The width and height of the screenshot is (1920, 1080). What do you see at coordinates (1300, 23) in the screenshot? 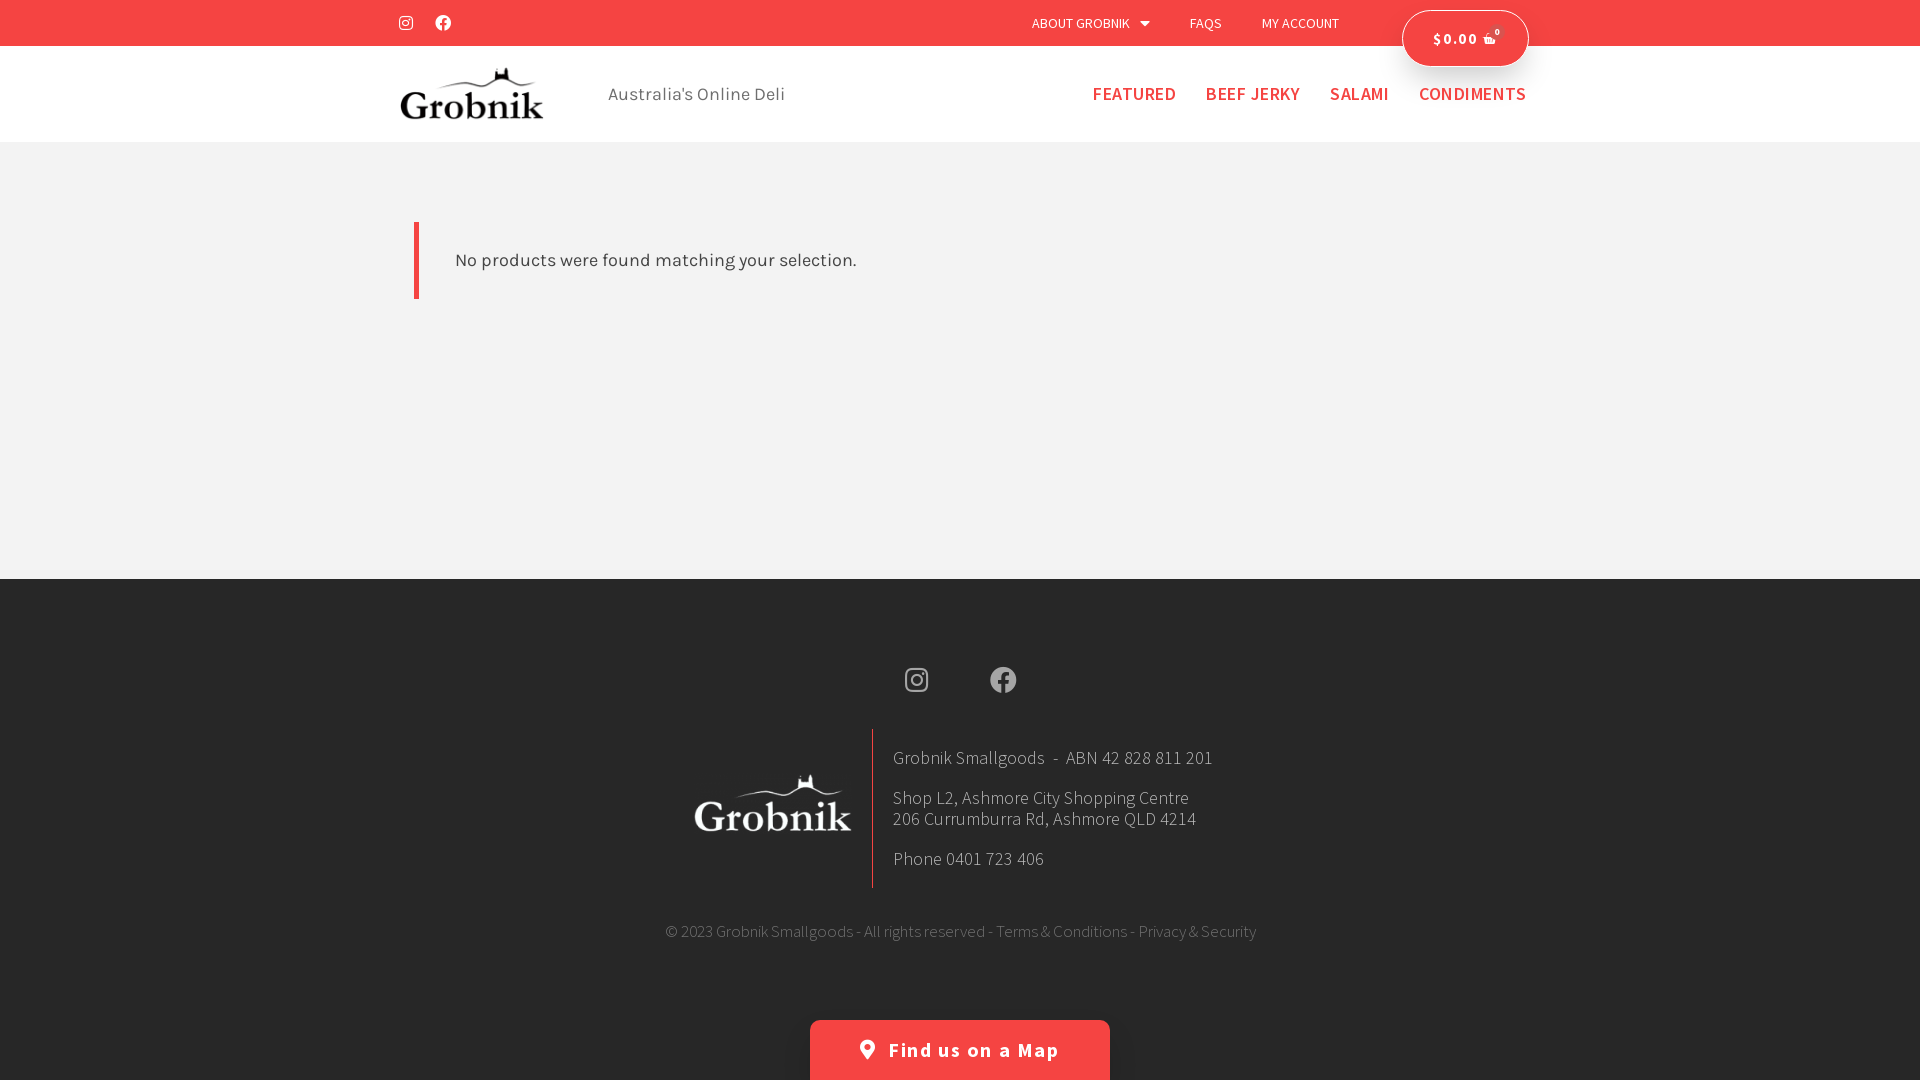
I see `'MY ACCOUNT'` at bounding box center [1300, 23].